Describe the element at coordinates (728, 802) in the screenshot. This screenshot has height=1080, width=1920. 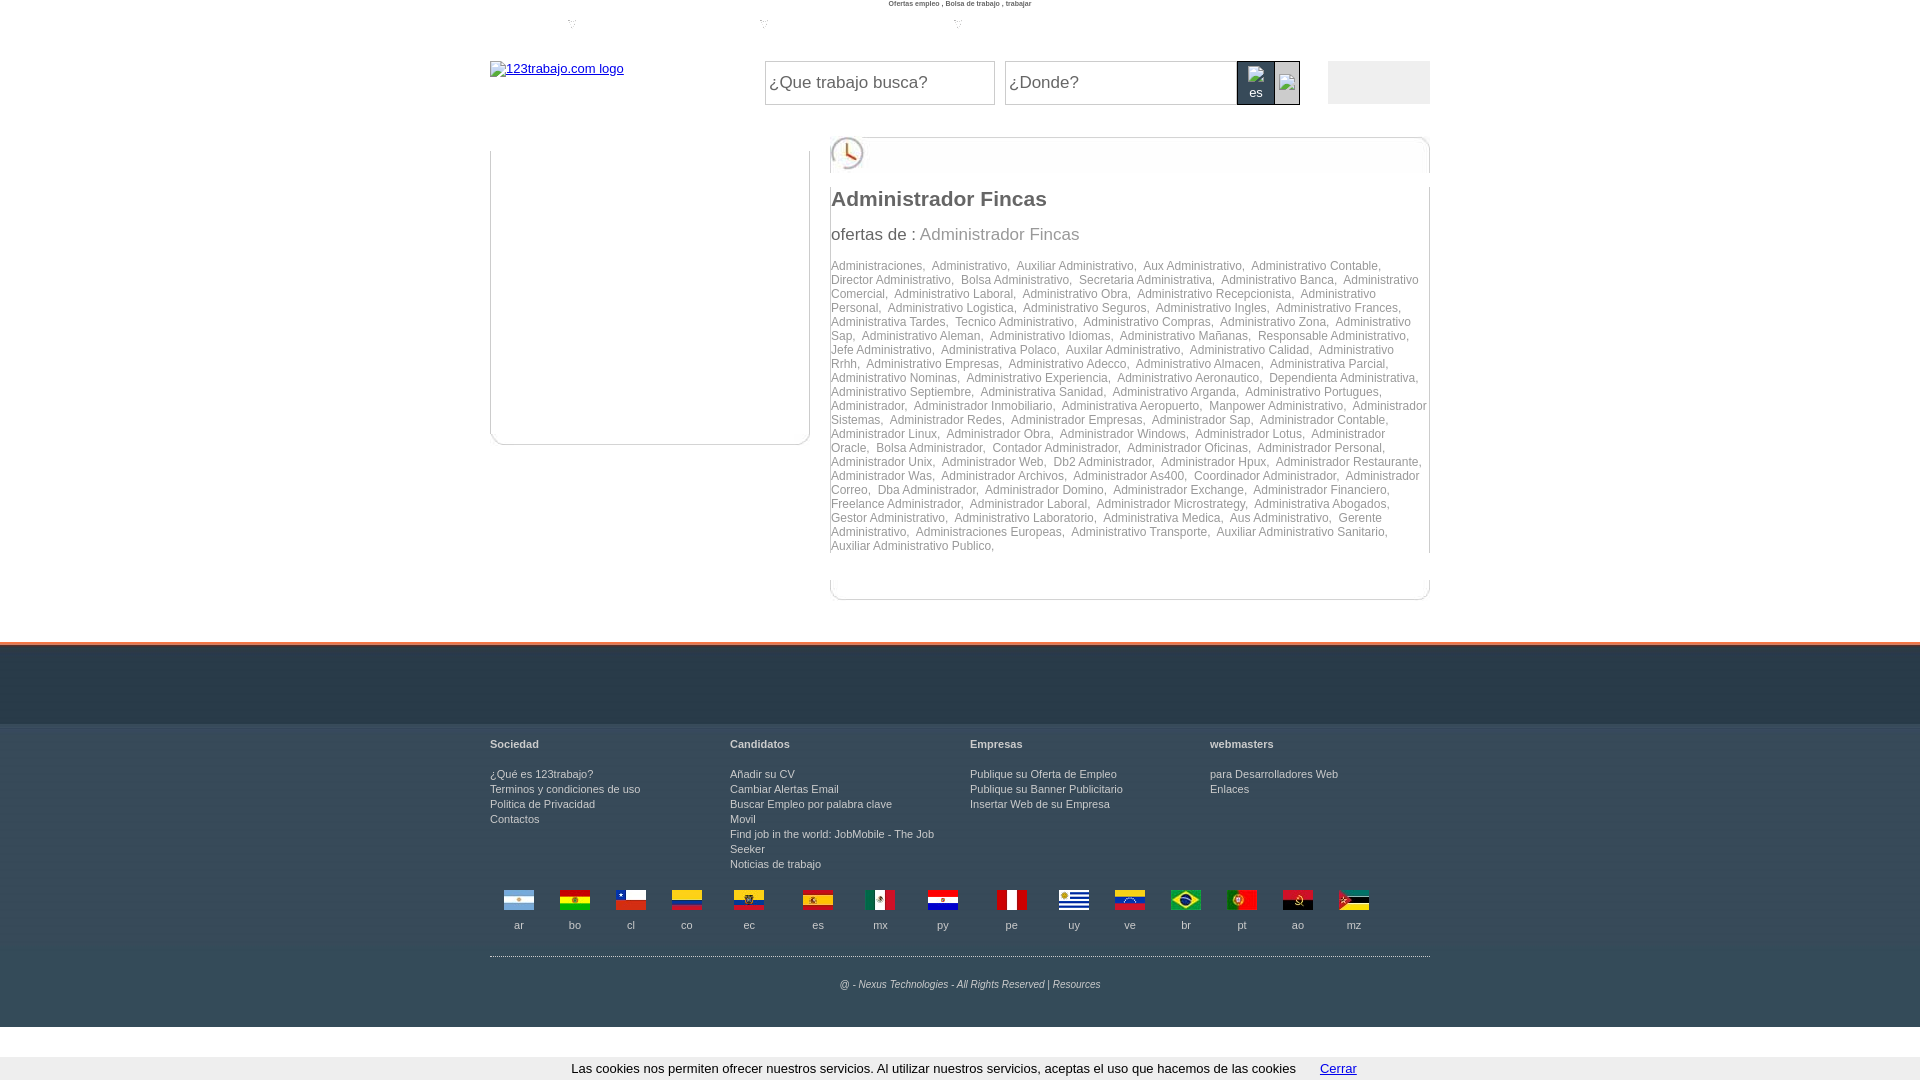
I see `'Buscar Empleo por palabra clave'` at that location.